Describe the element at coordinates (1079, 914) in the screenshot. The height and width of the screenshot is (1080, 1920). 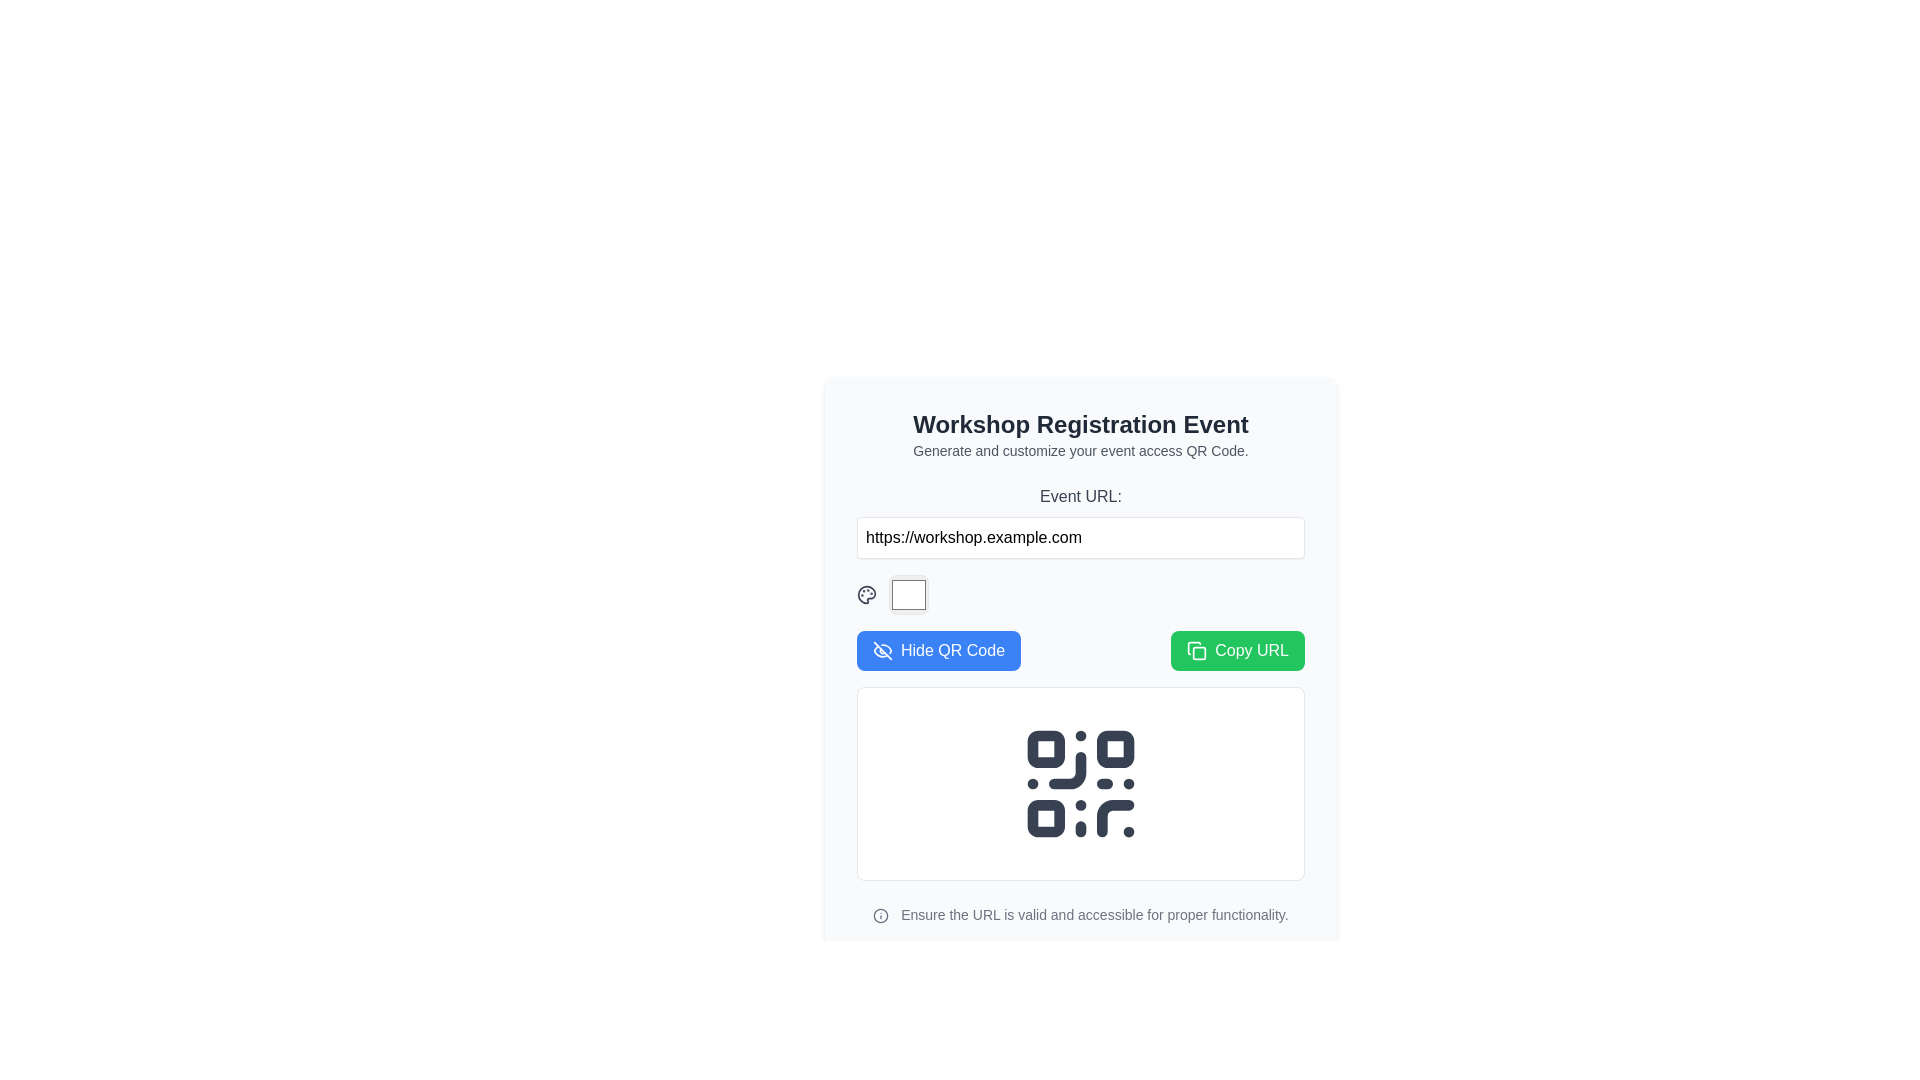
I see `the informational text with an icon located at the bottom of the 'Workshop Registration Event' card area, just above the 'Clear Configuration' section` at that location.